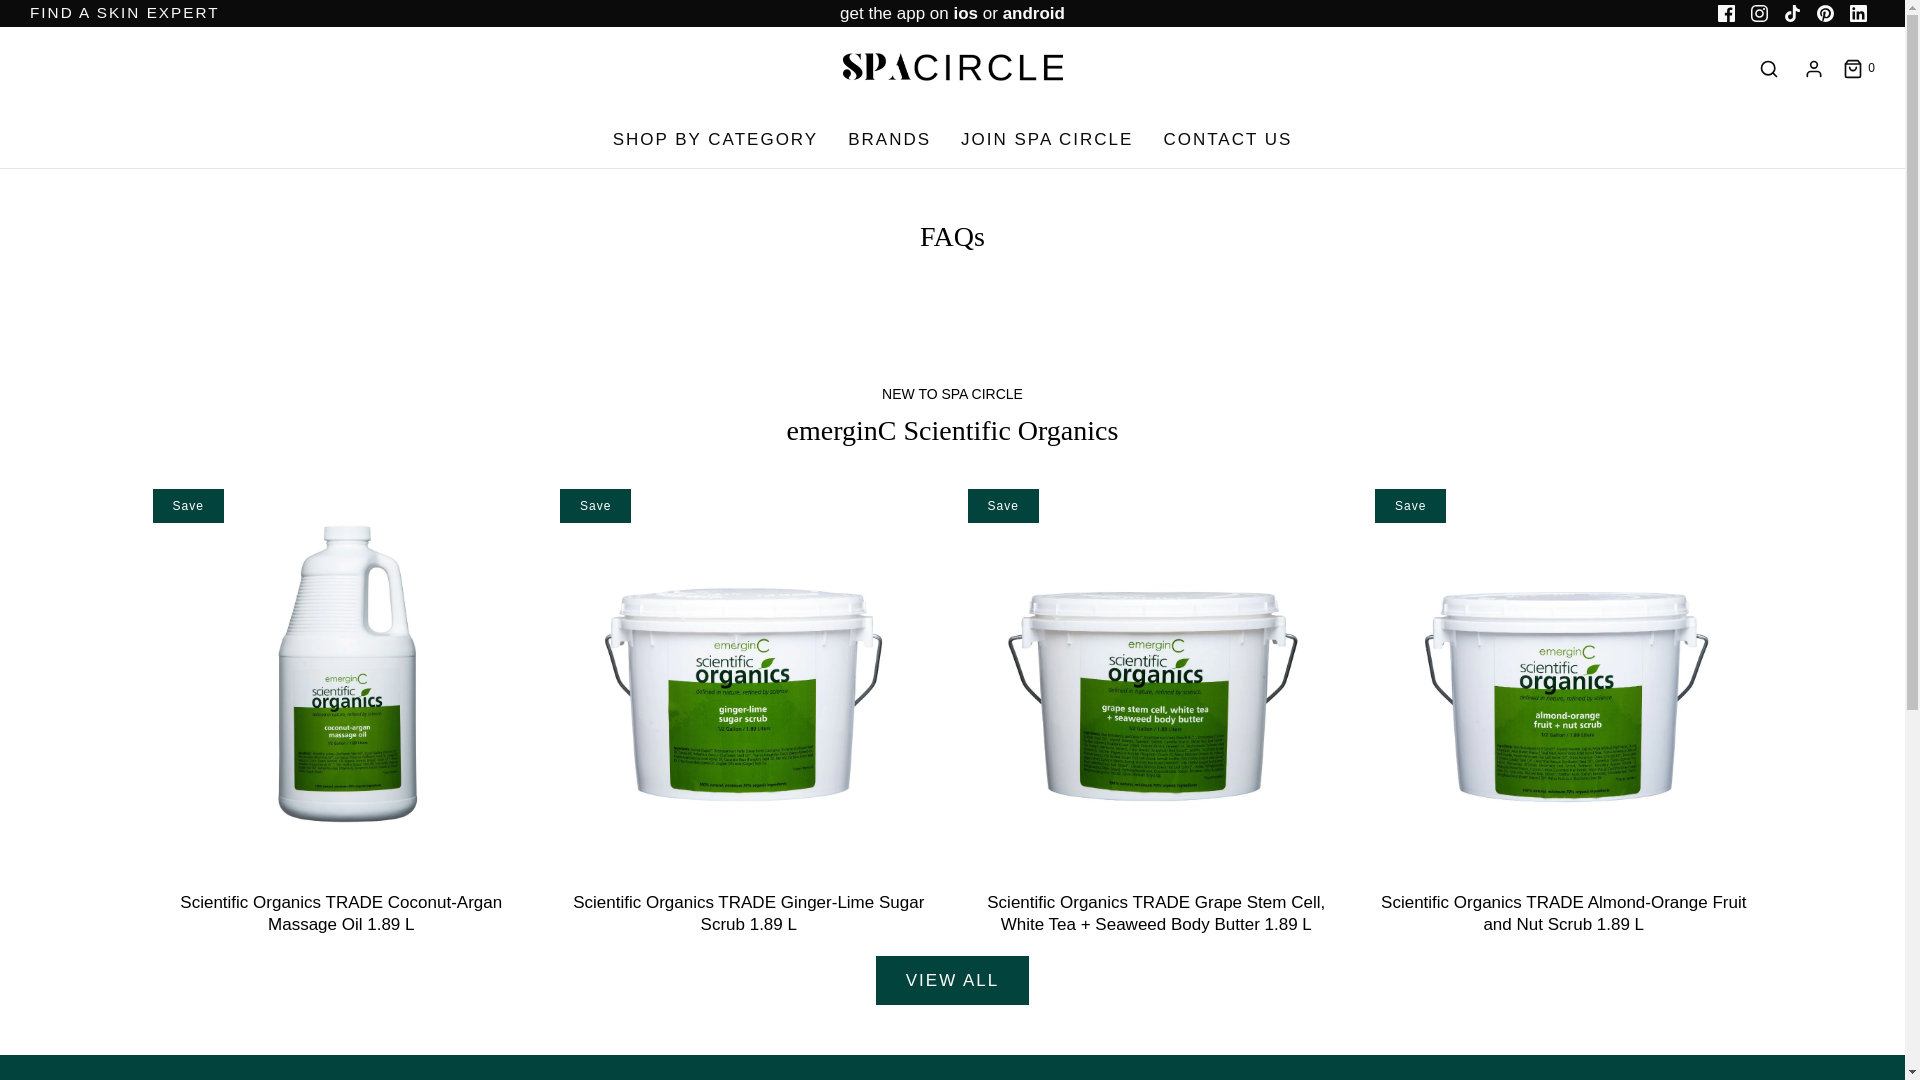 The width and height of the screenshot is (1920, 1080). Describe the element at coordinates (715, 138) in the screenshot. I see `'SHOP BY CATEGORY'` at that location.